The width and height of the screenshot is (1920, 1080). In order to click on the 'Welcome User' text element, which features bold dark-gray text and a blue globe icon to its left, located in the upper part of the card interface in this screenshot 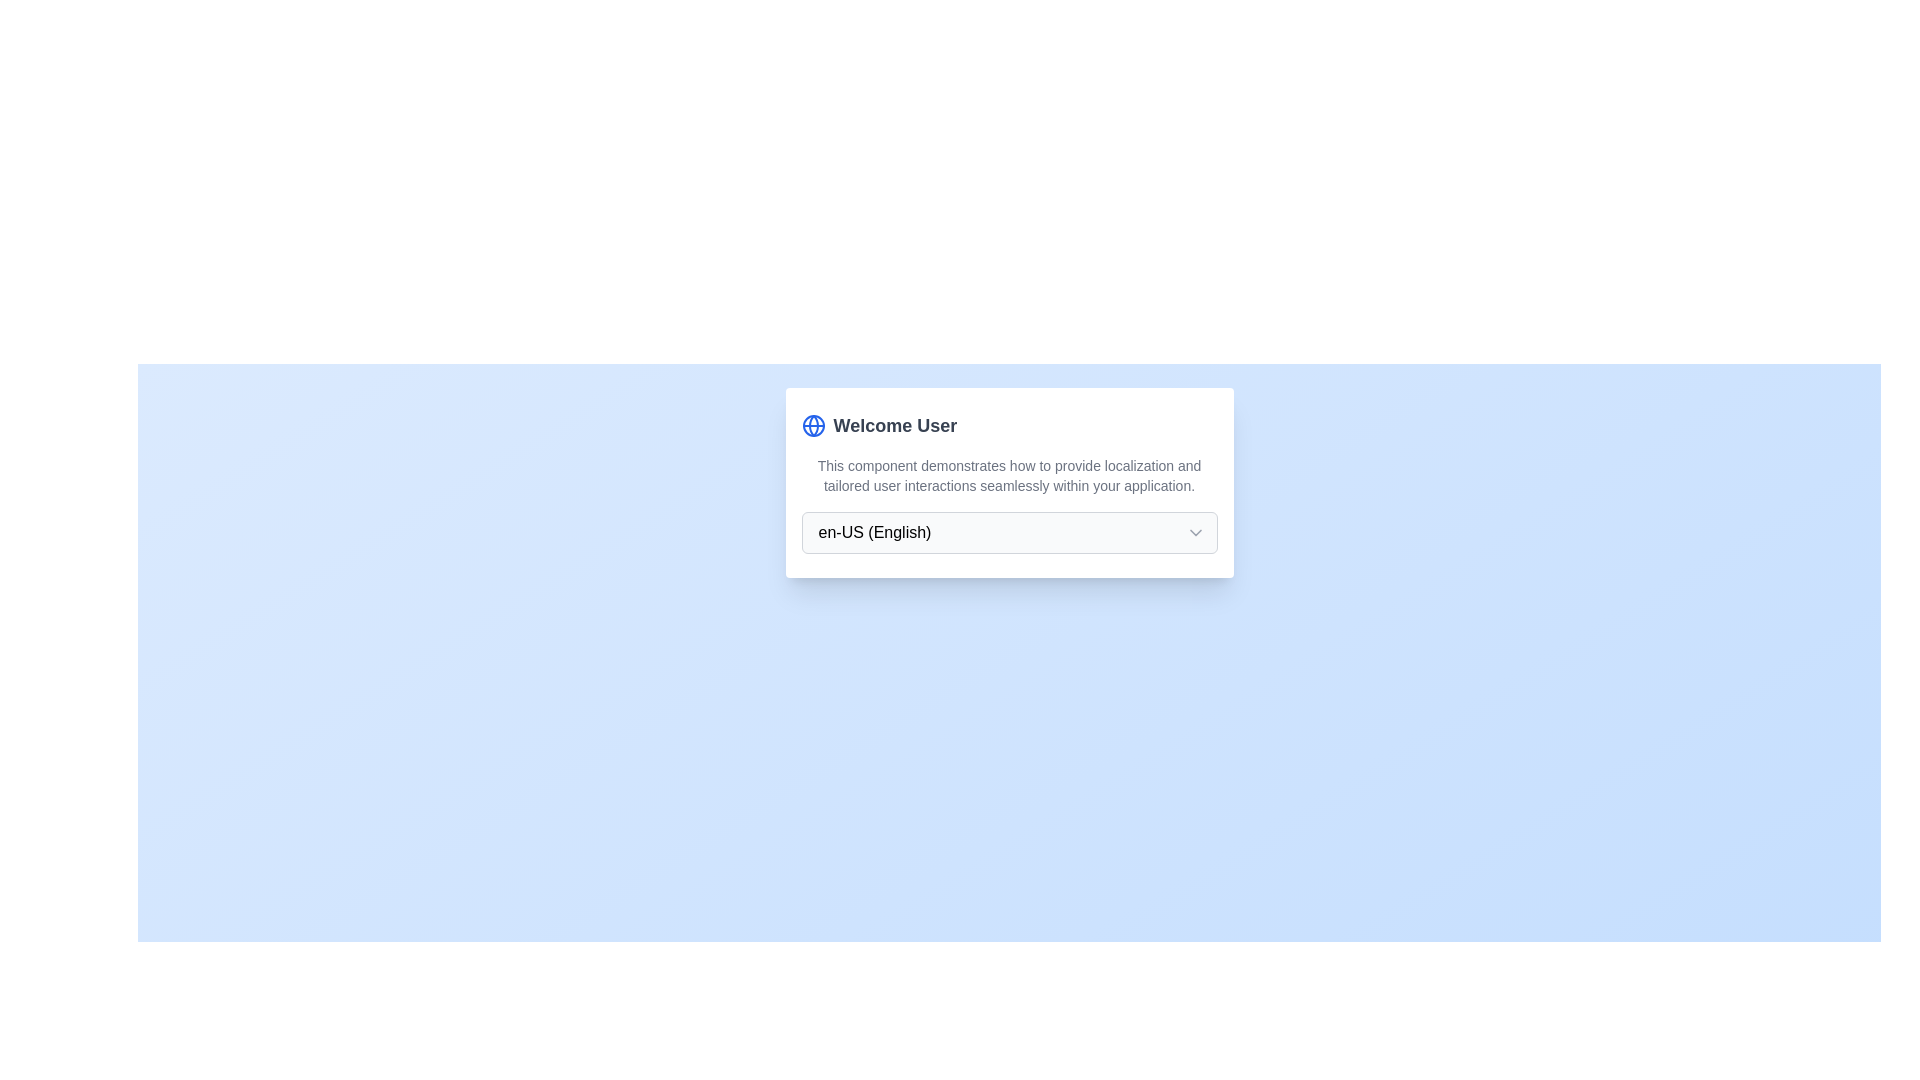, I will do `click(879, 424)`.